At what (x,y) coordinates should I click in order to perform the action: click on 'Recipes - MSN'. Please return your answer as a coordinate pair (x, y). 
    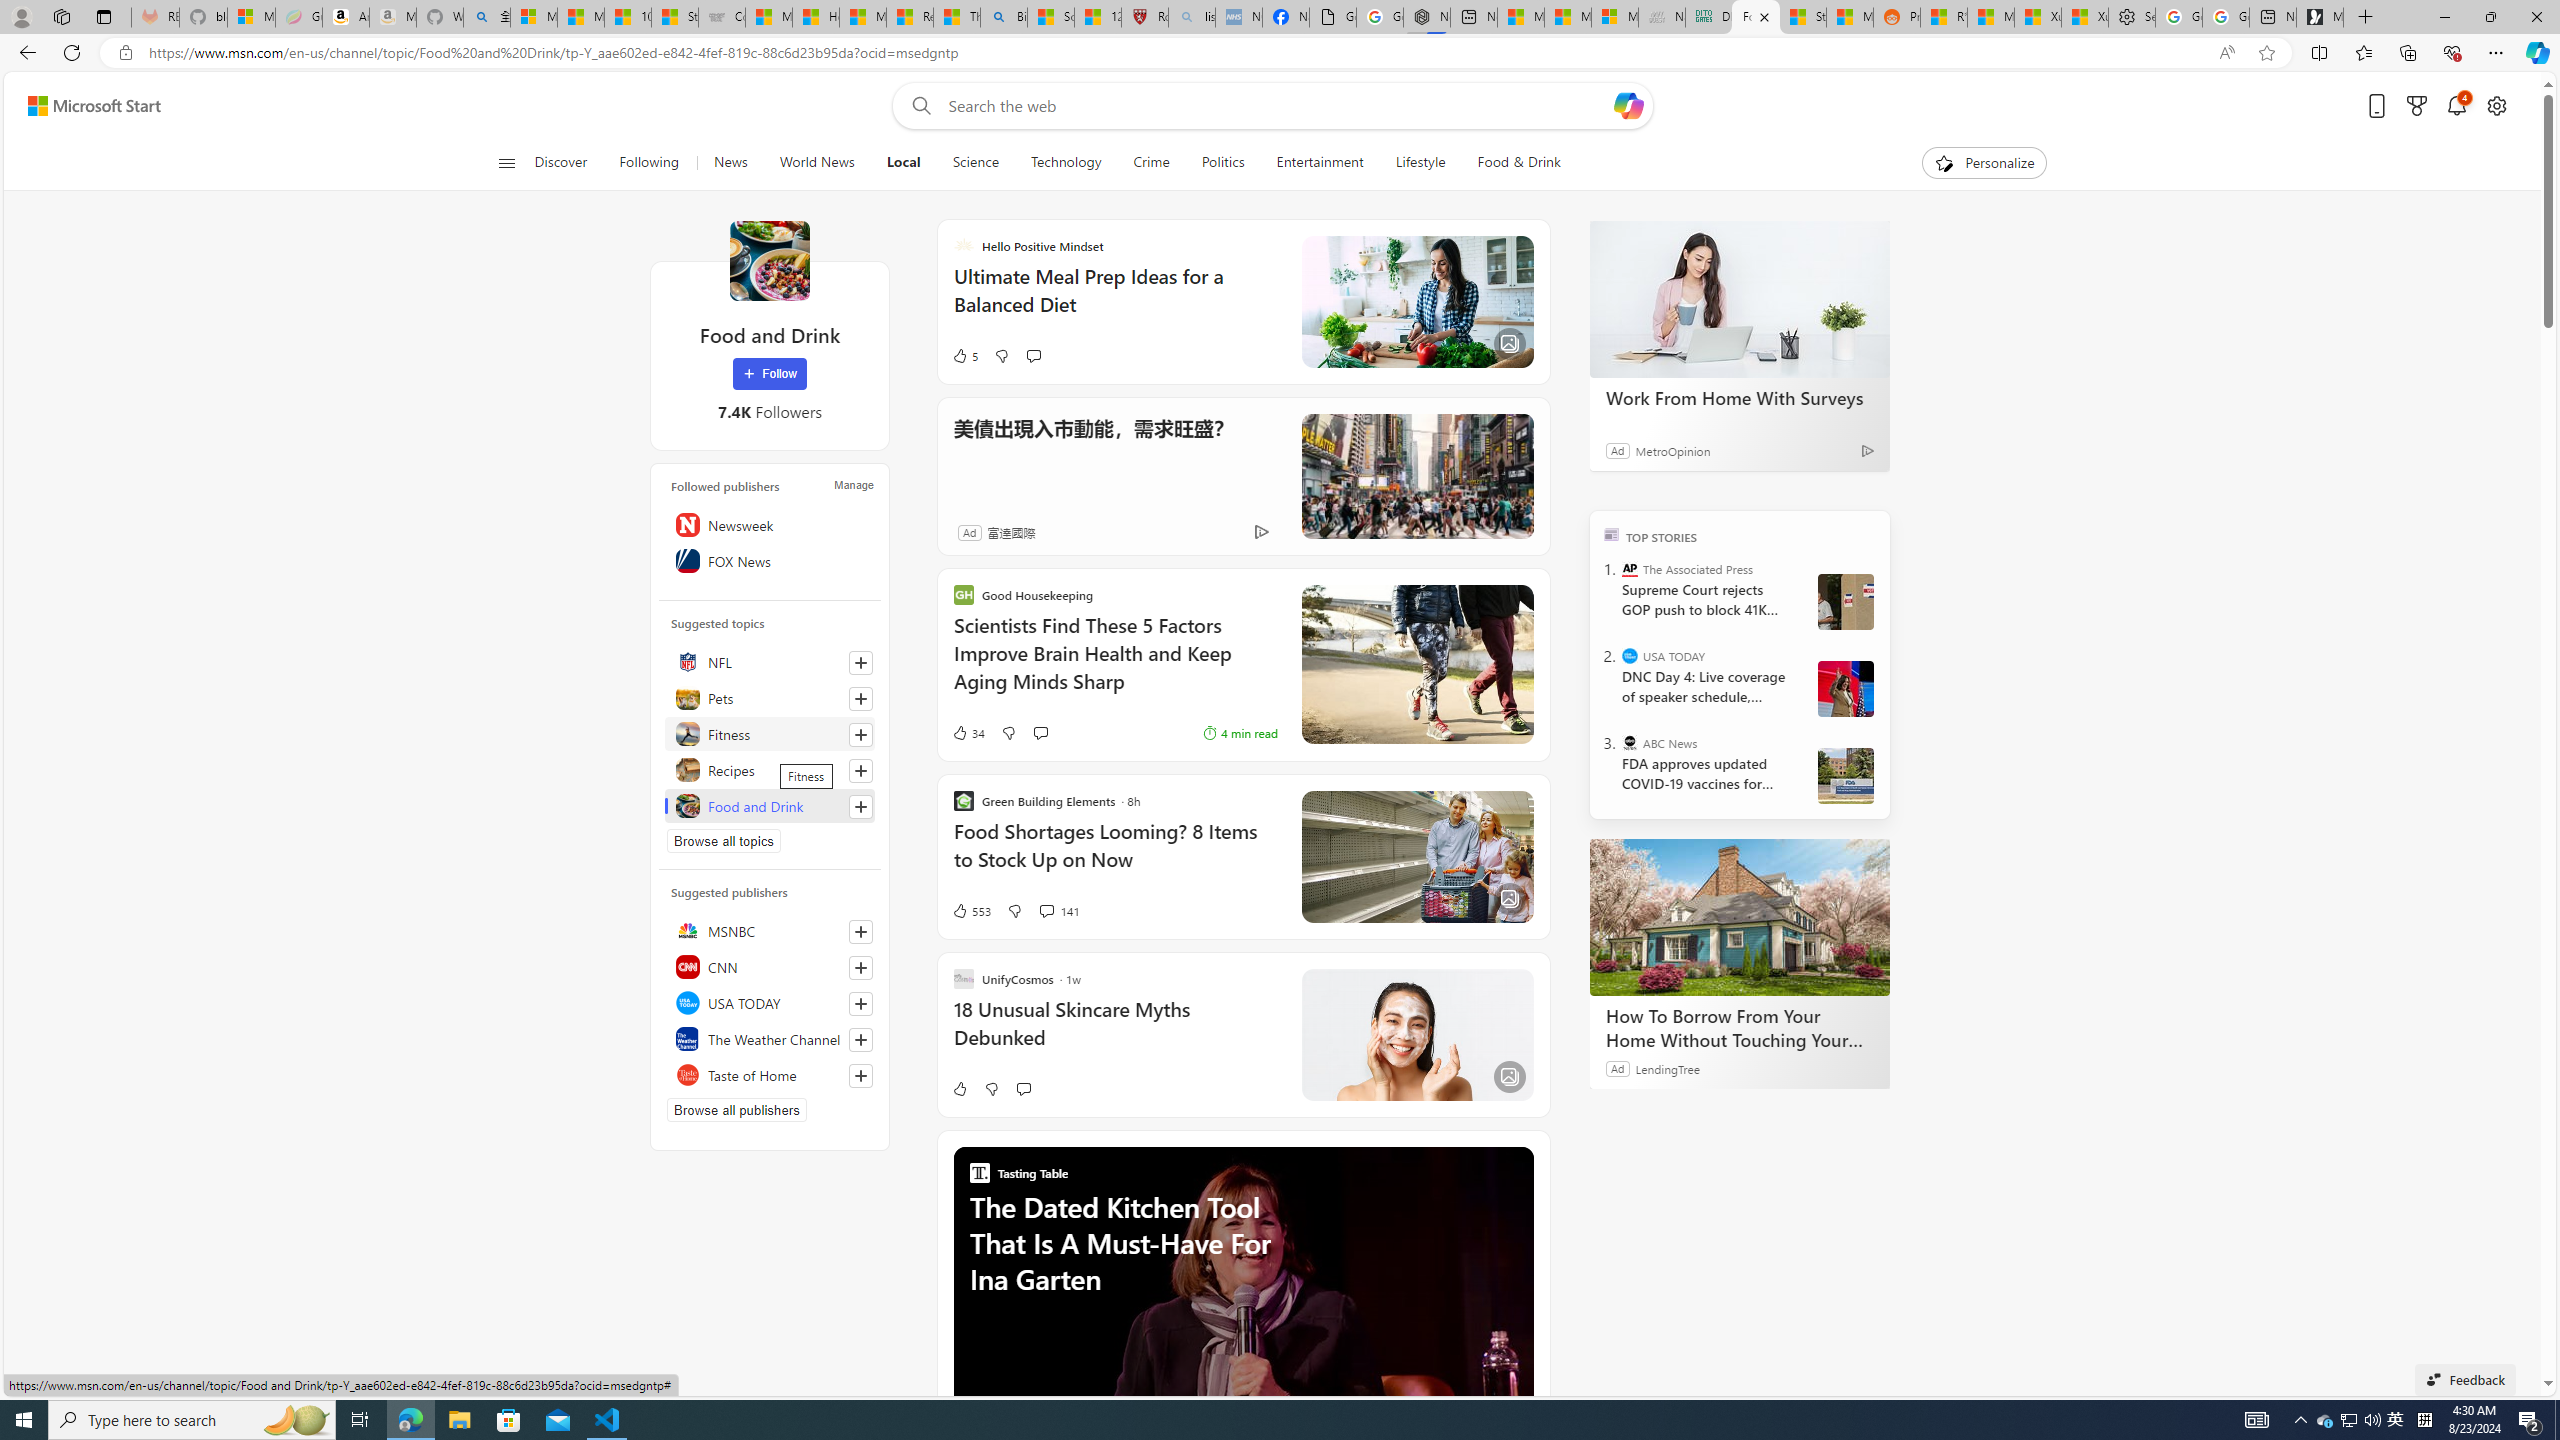
    Looking at the image, I should click on (909, 16).